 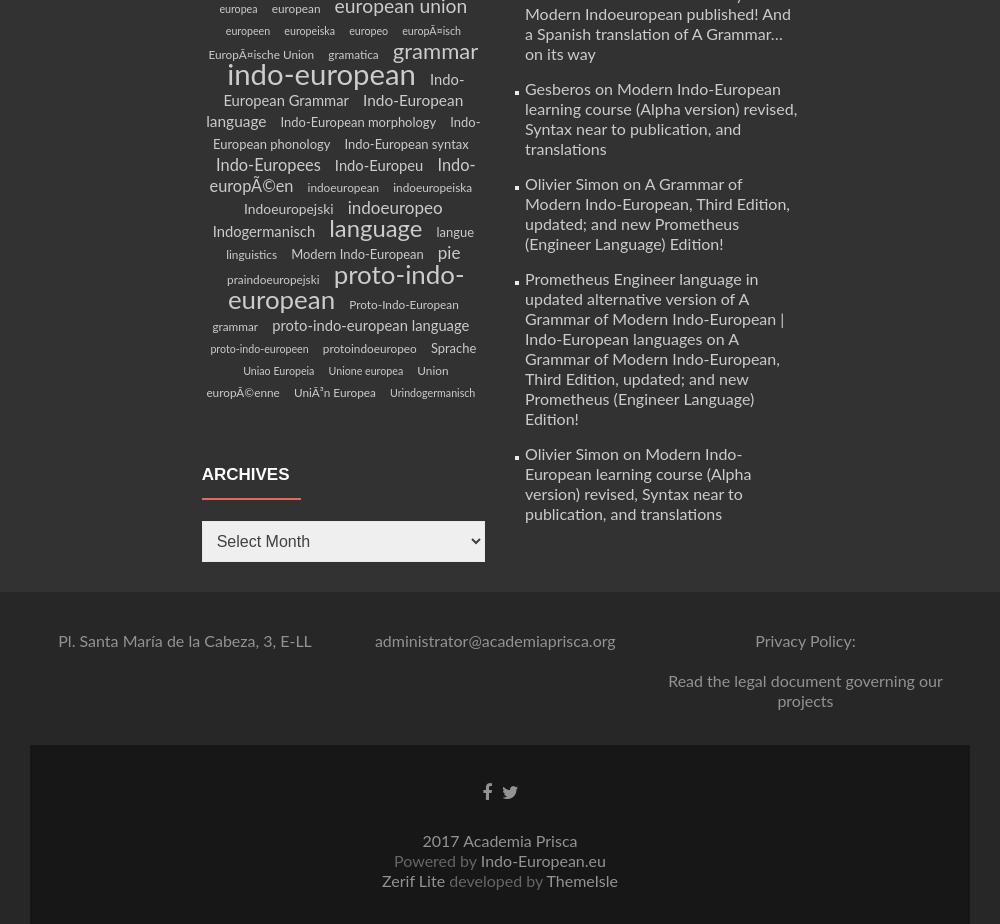 I want to click on 'Indo-European phonology', so click(x=345, y=133).